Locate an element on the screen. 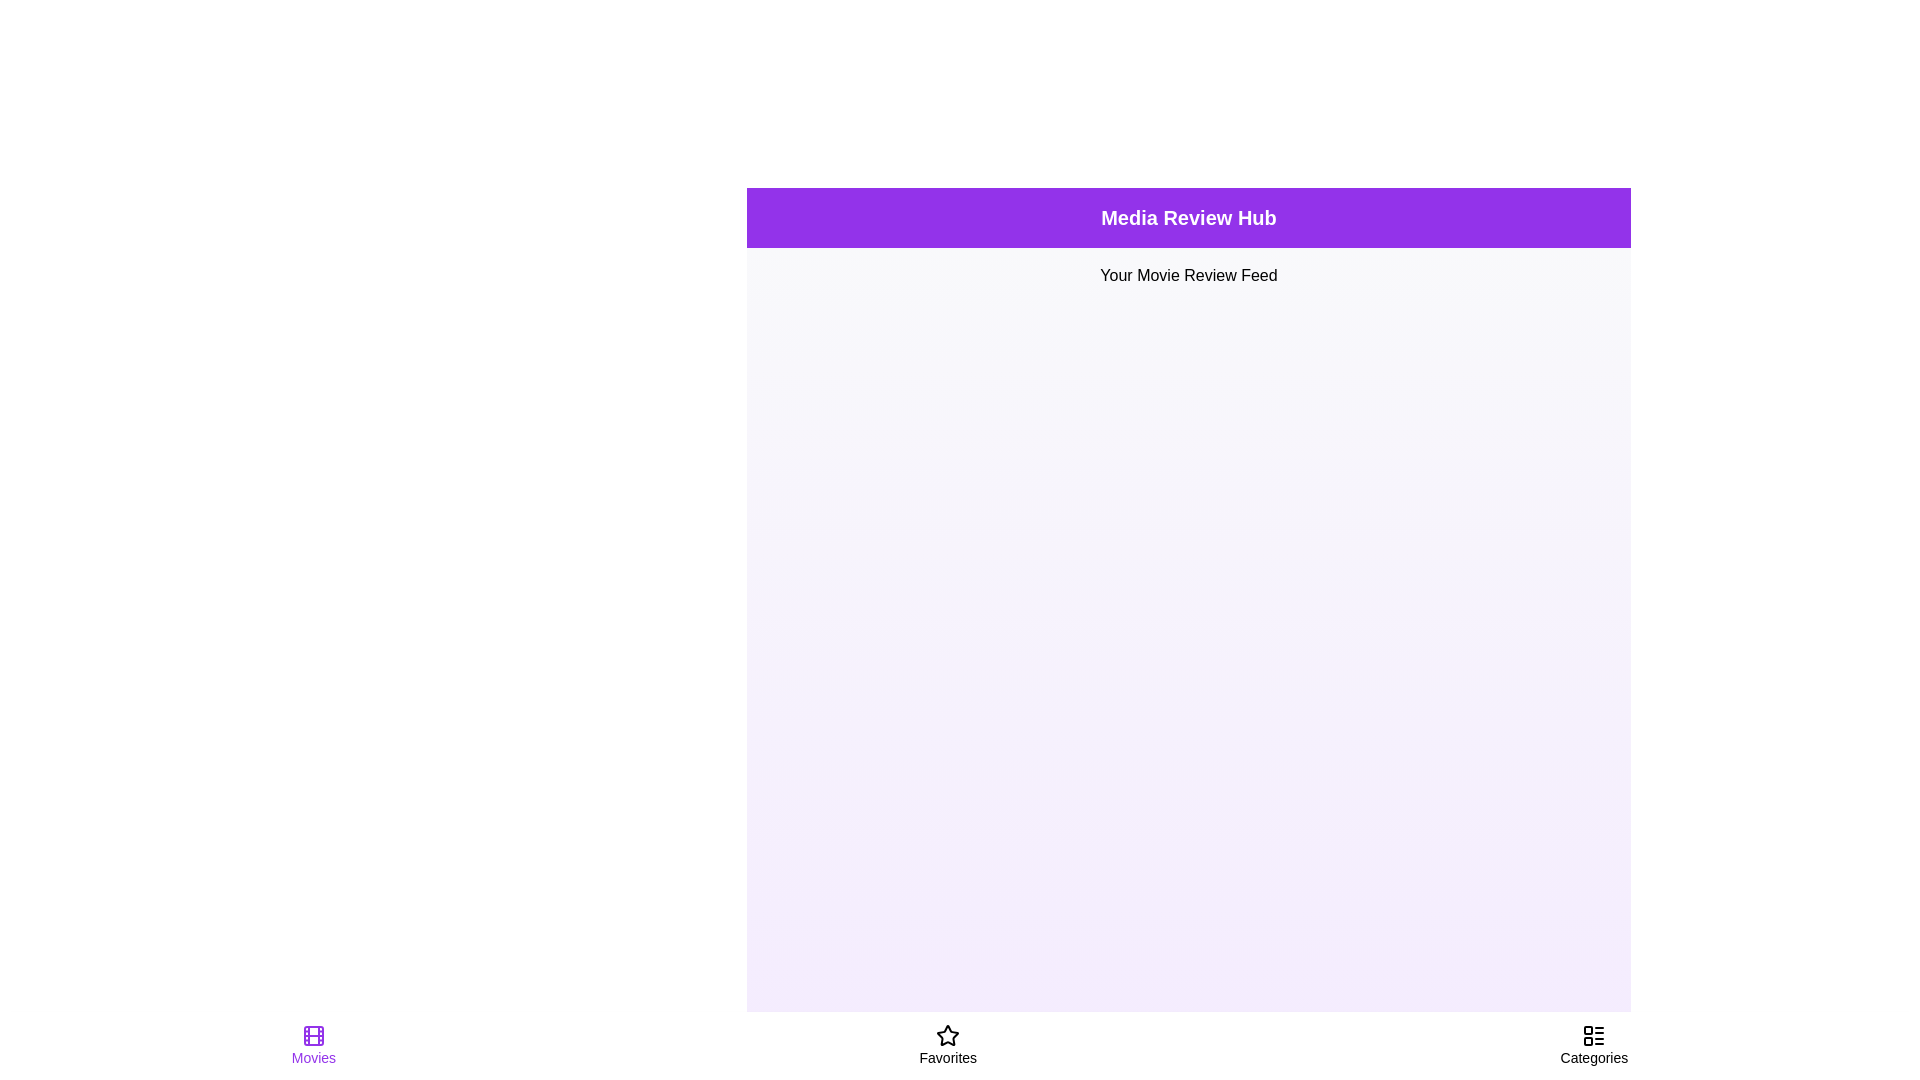  the star icon in the bottom navigation bar above the 'Favorites' label is located at coordinates (947, 1035).